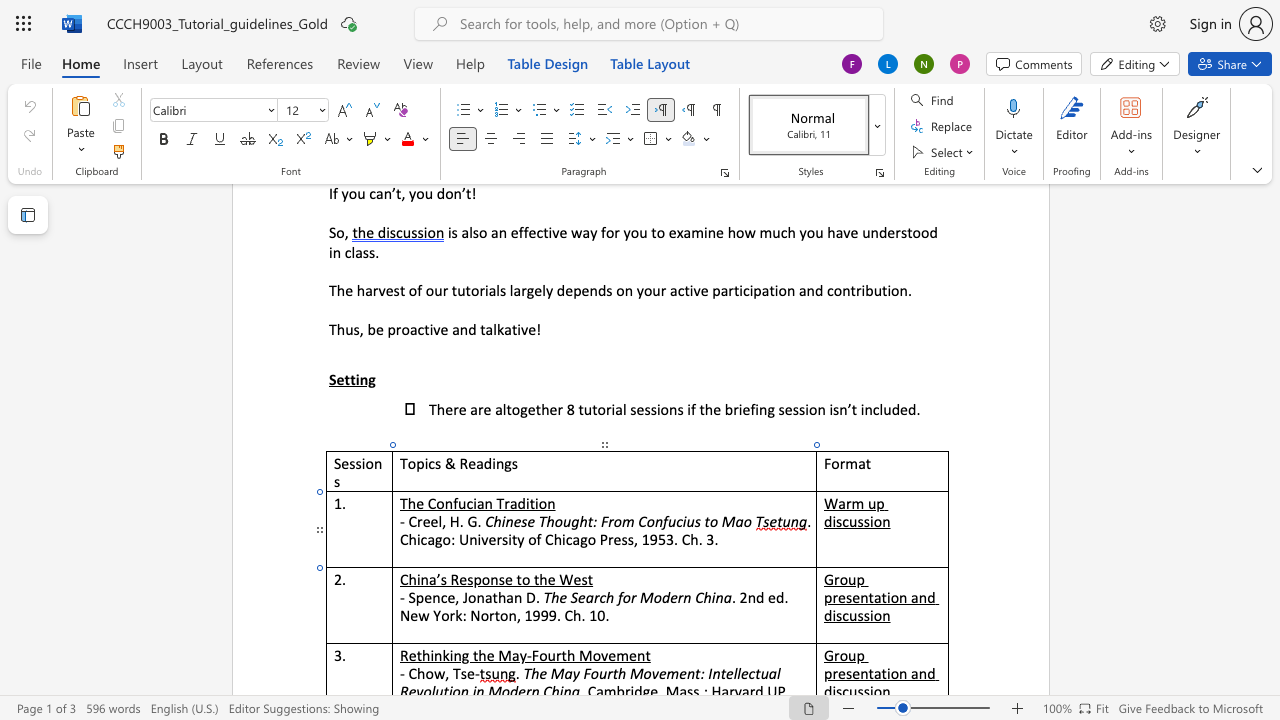  What do you see at coordinates (522, 579) in the screenshot?
I see `the space between the continuous character "t" and "o" in the text` at bounding box center [522, 579].